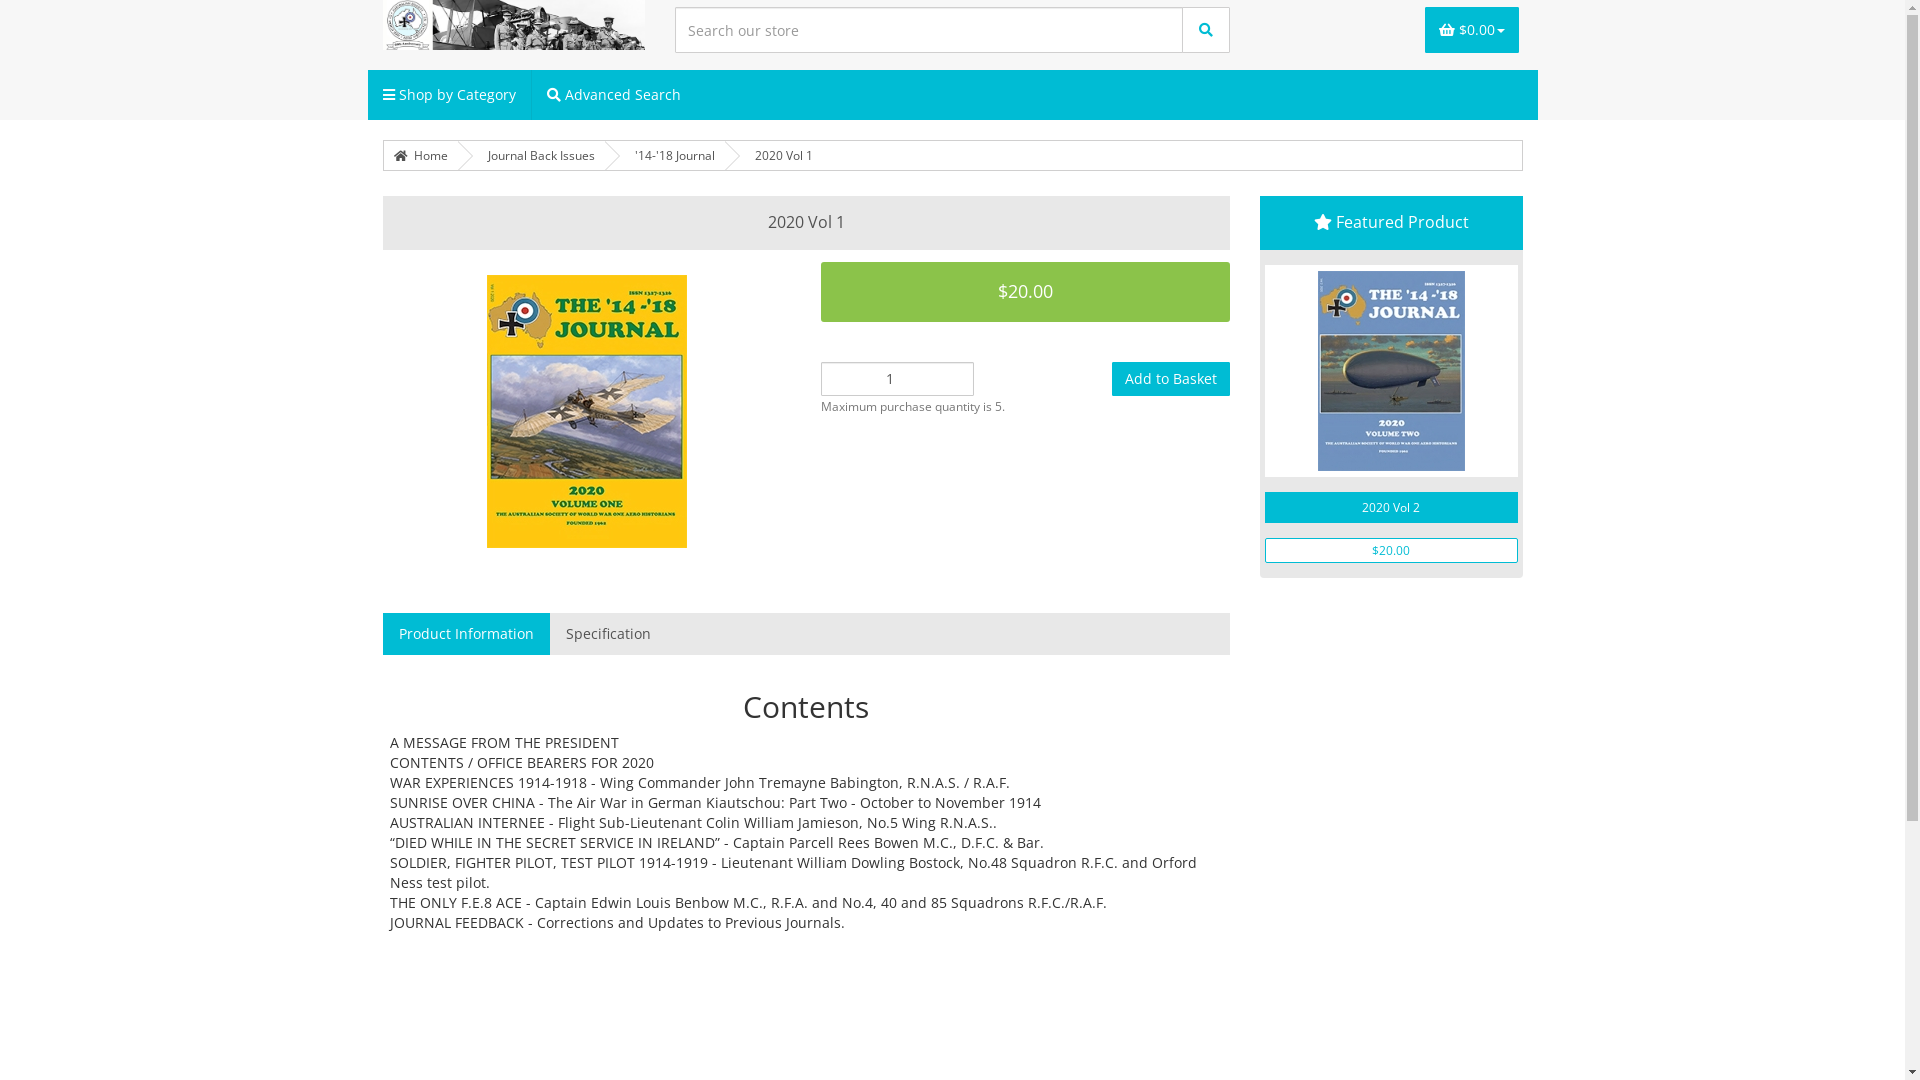  What do you see at coordinates (1470, 30) in the screenshot?
I see `'$0.00'` at bounding box center [1470, 30].